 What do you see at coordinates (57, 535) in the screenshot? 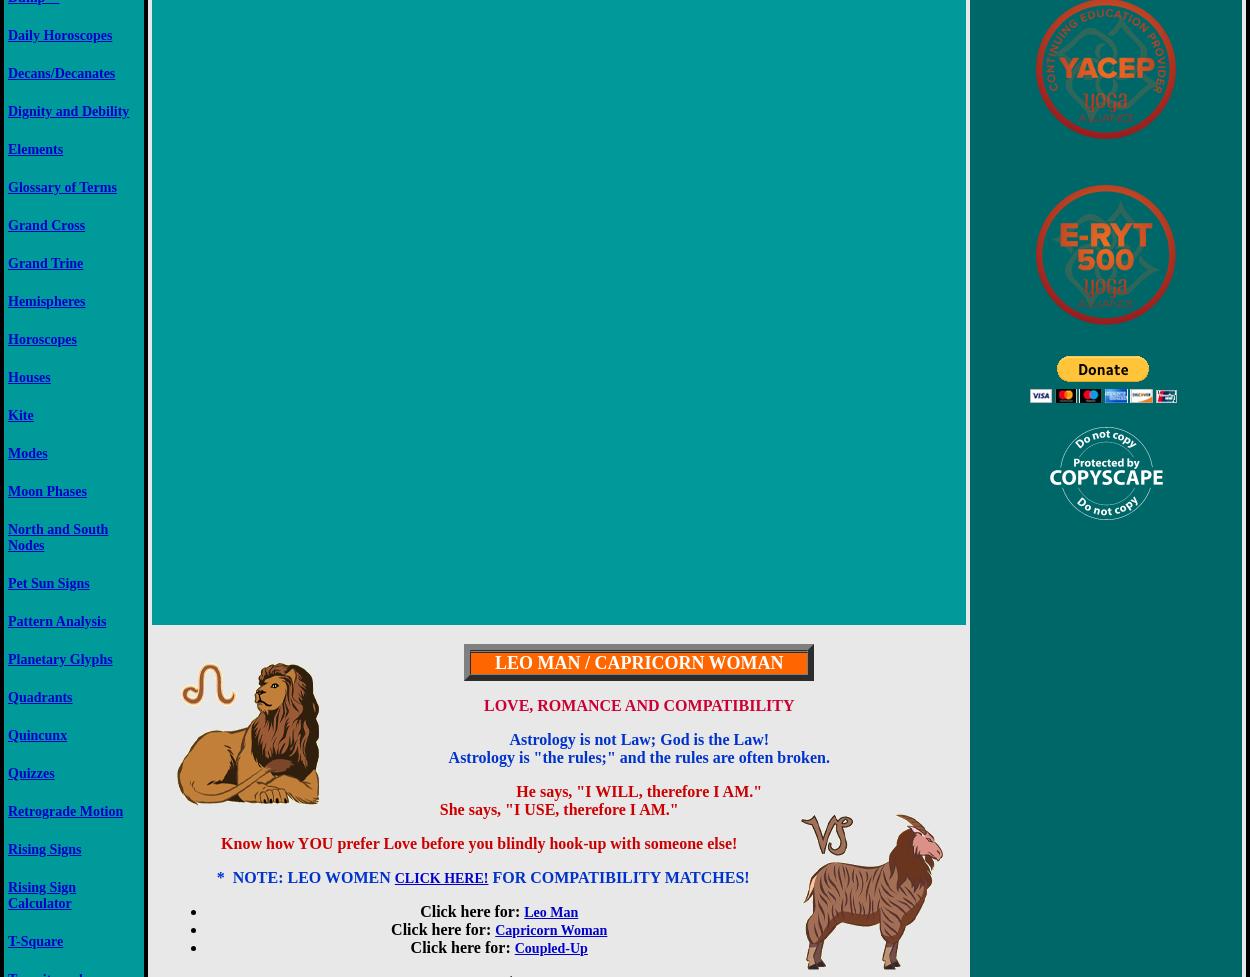
I see `'North and South Nodes'` at bounding box center [57, 535].